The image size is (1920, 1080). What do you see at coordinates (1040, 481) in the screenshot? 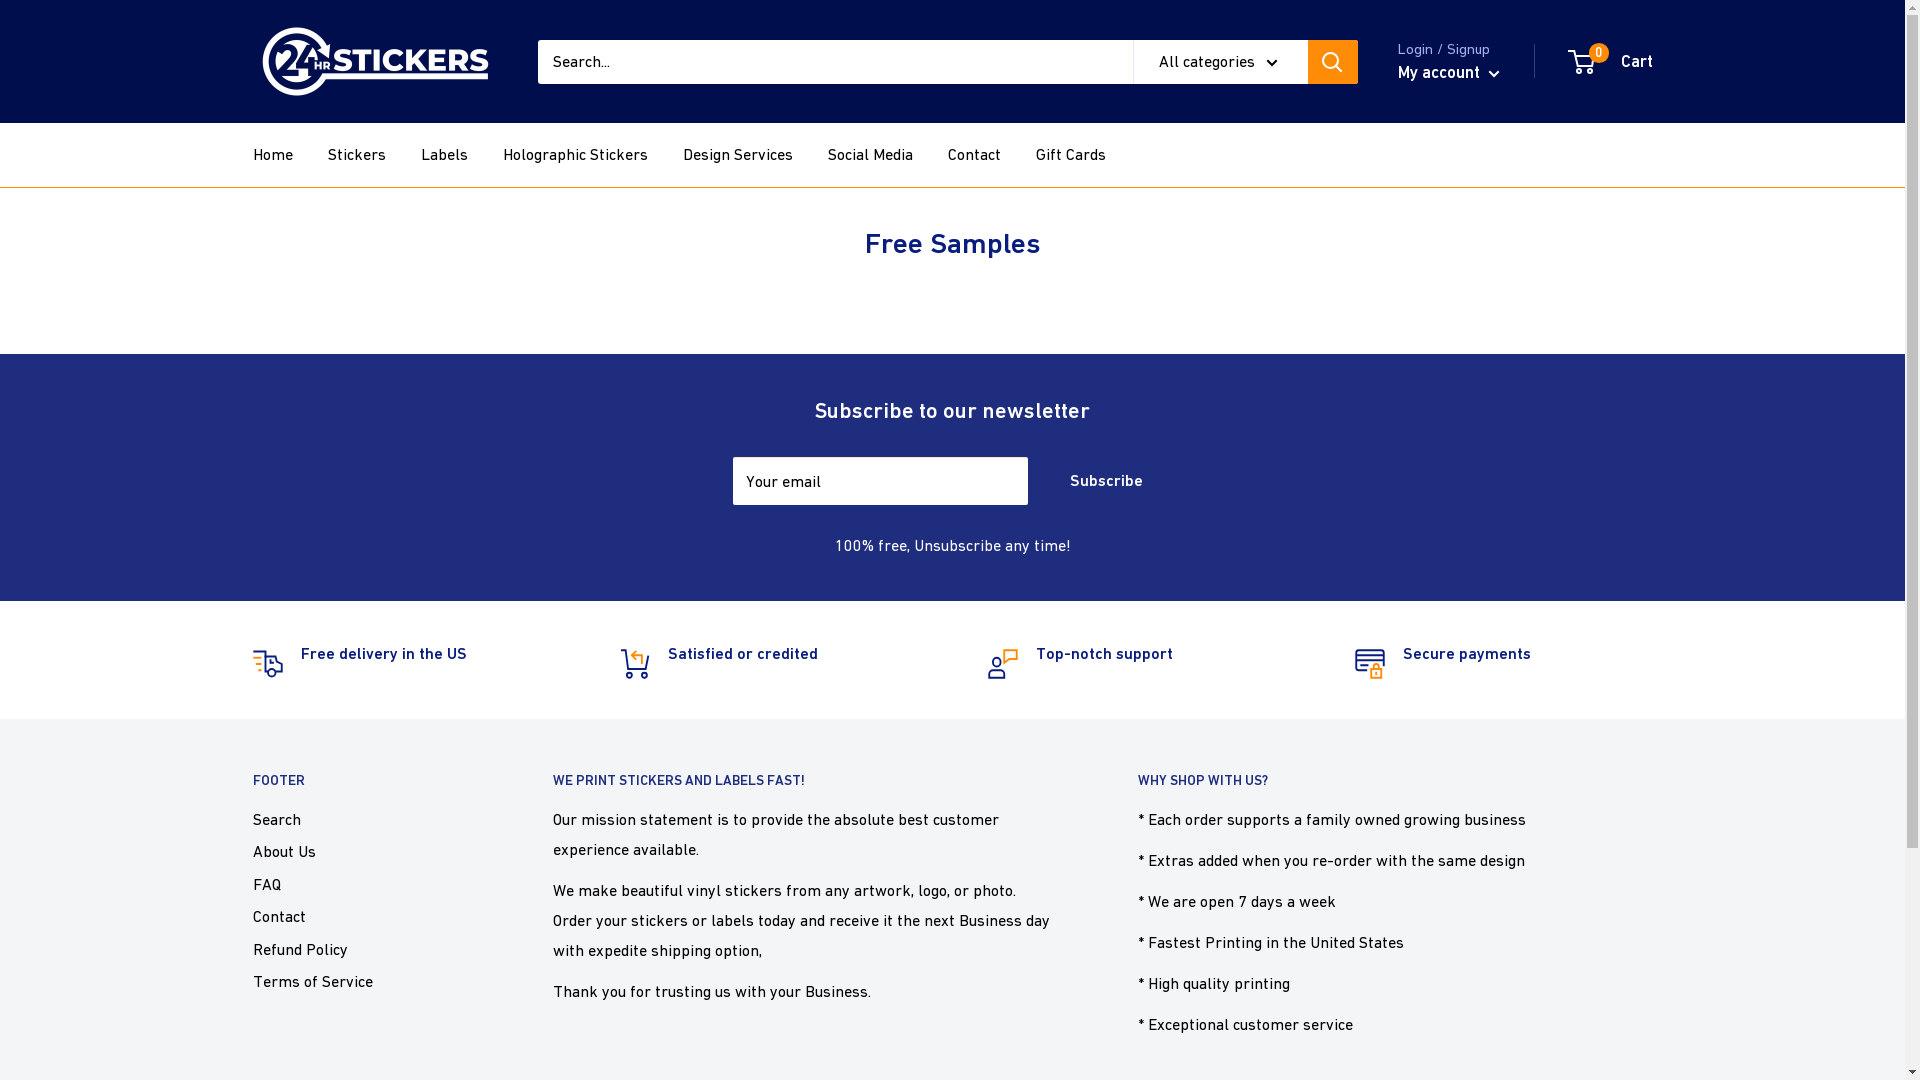
I see `'Subscribe'` at bounding box center [1040, 481].